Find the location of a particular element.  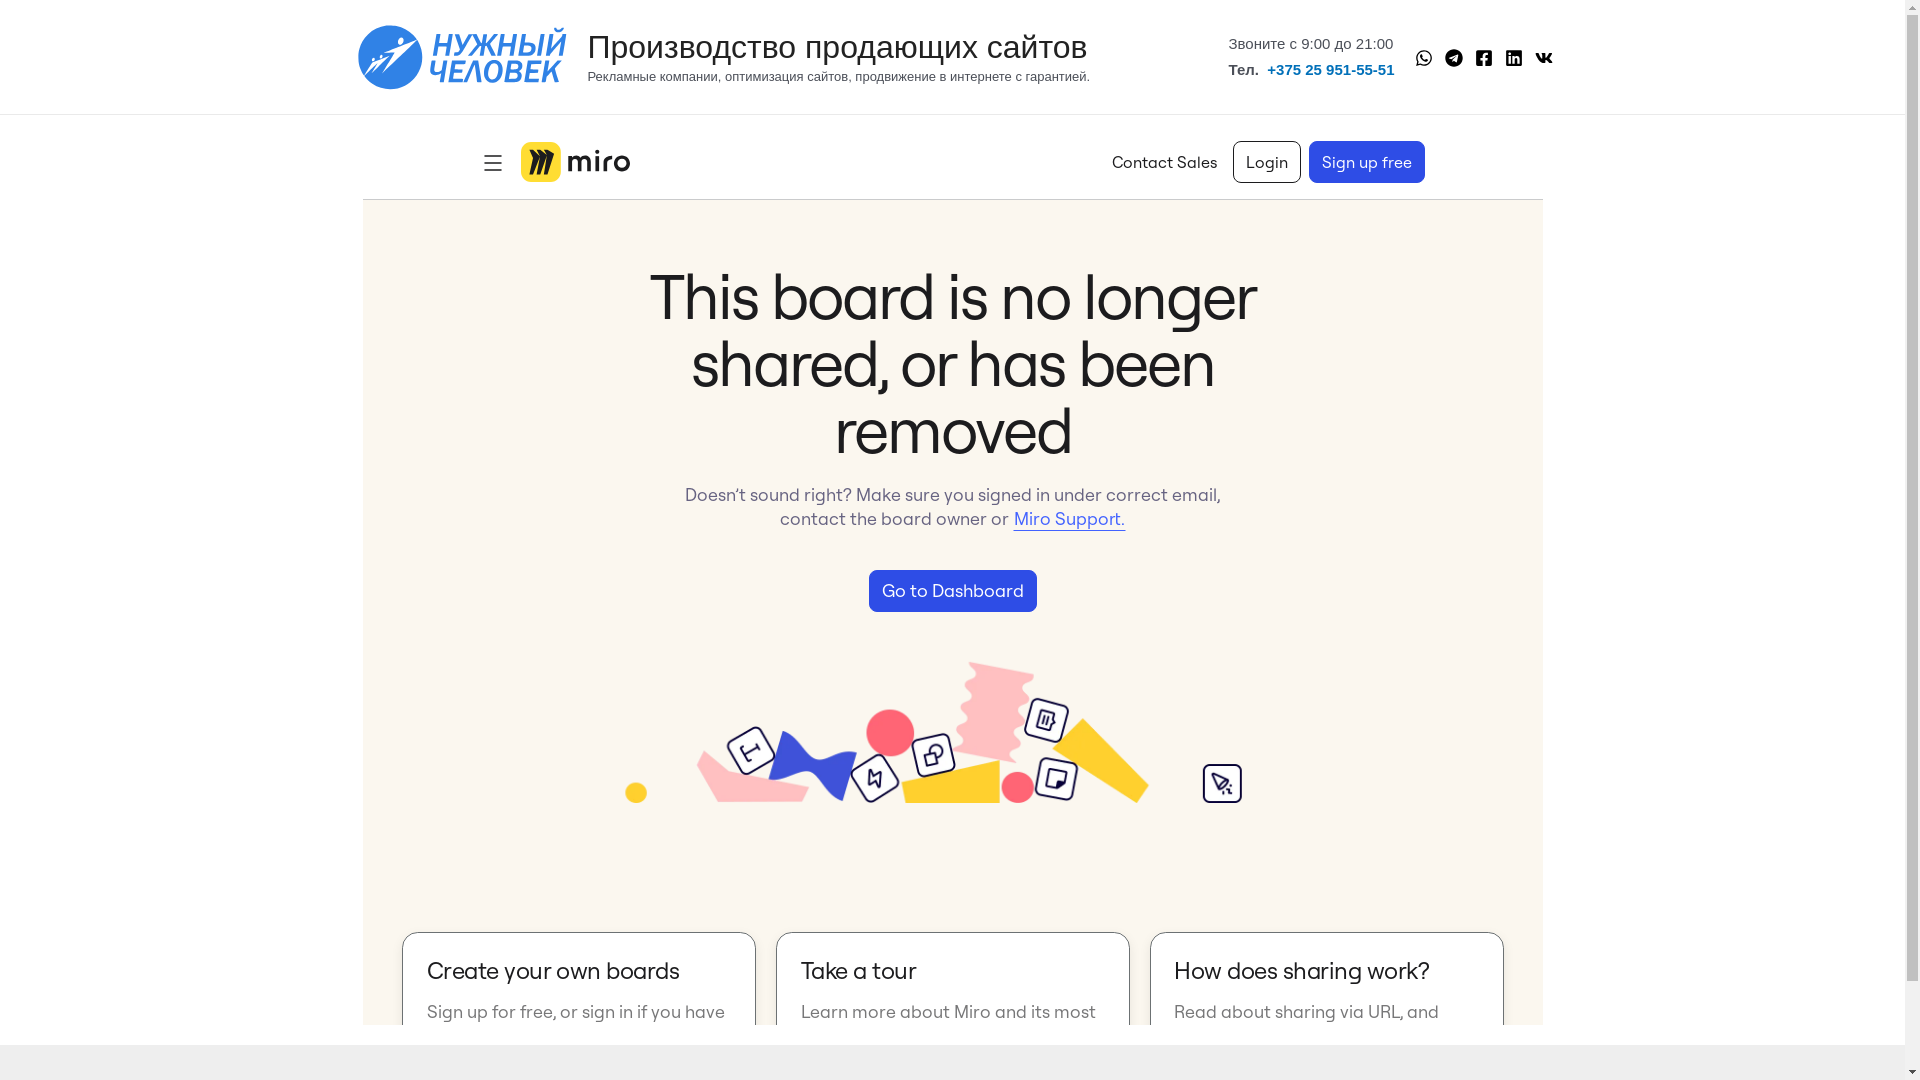

'+375 25 951-55-51' is located at coordinates (1266, 68).